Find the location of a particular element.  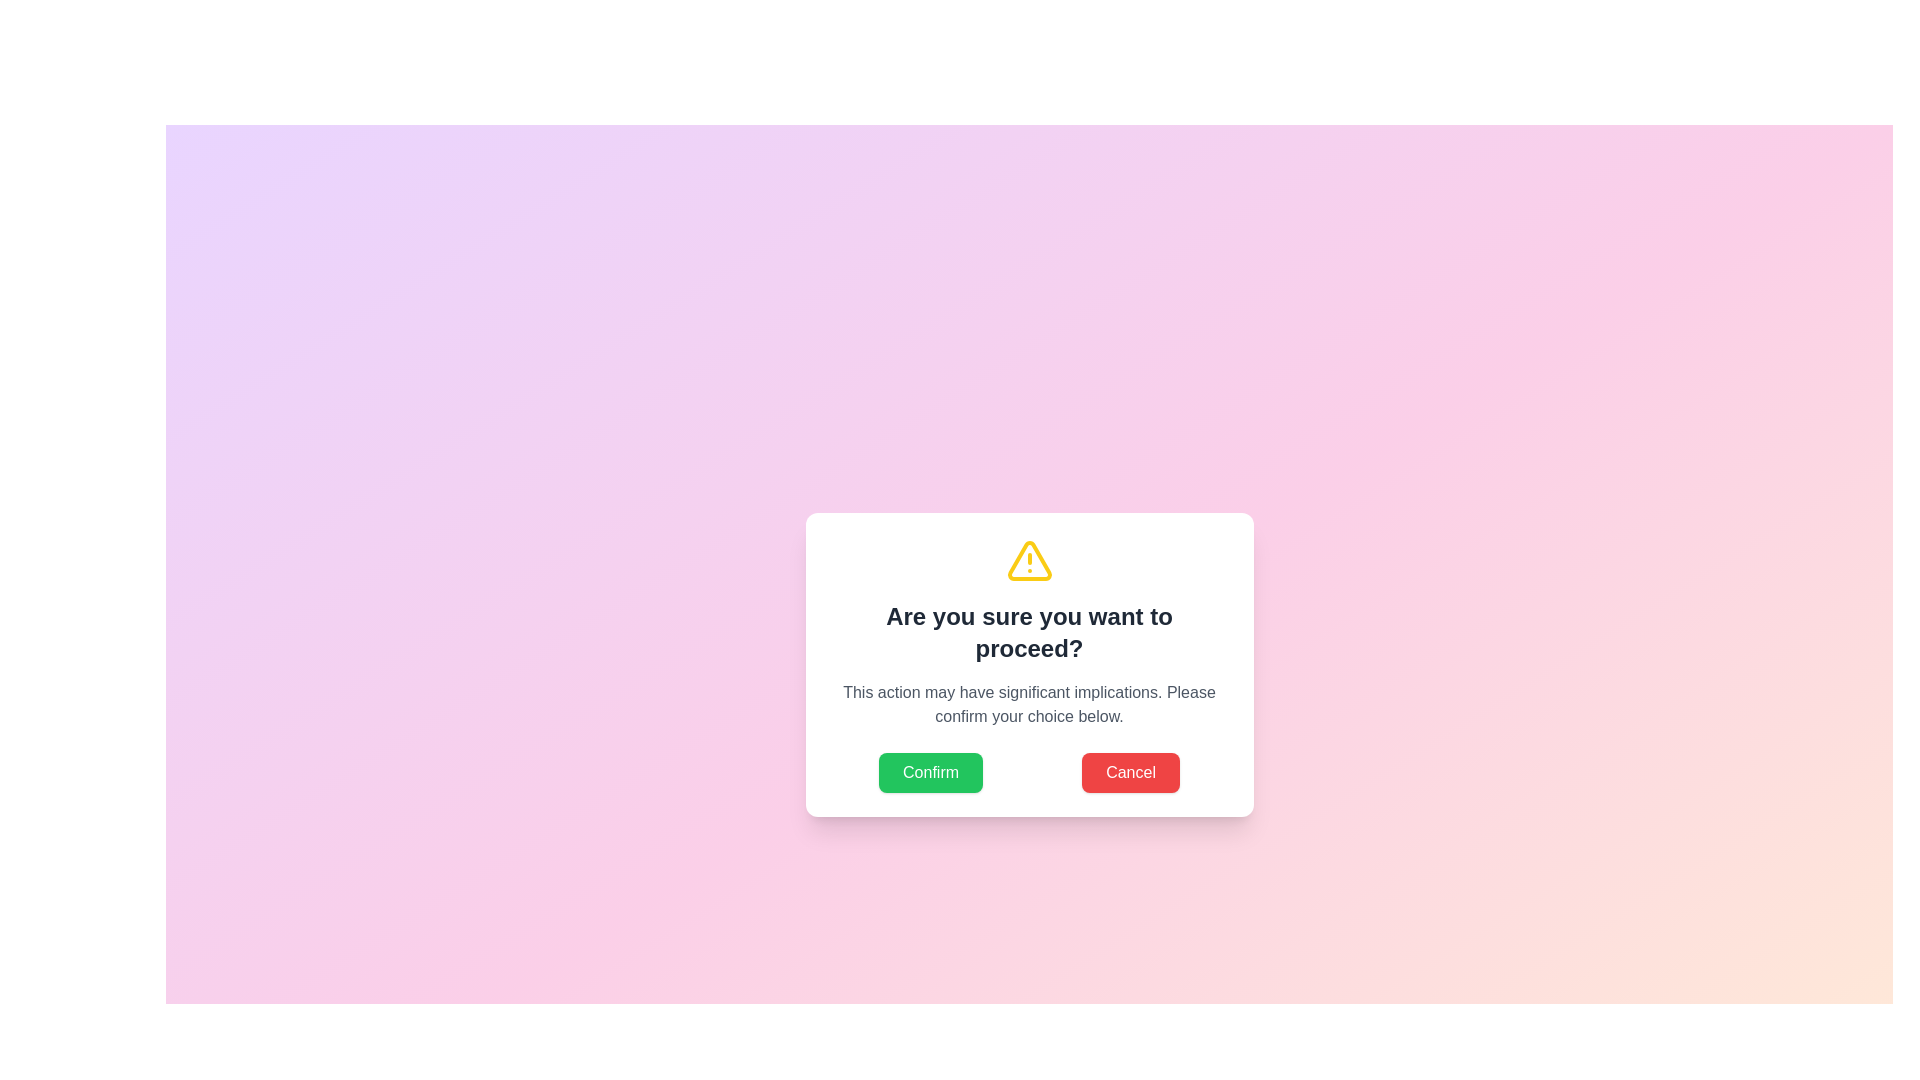

text of the confirmation dialog title label, which is positioned below the caution icon and above the descriptive text and buttons is located at coordinates (1029, 632).